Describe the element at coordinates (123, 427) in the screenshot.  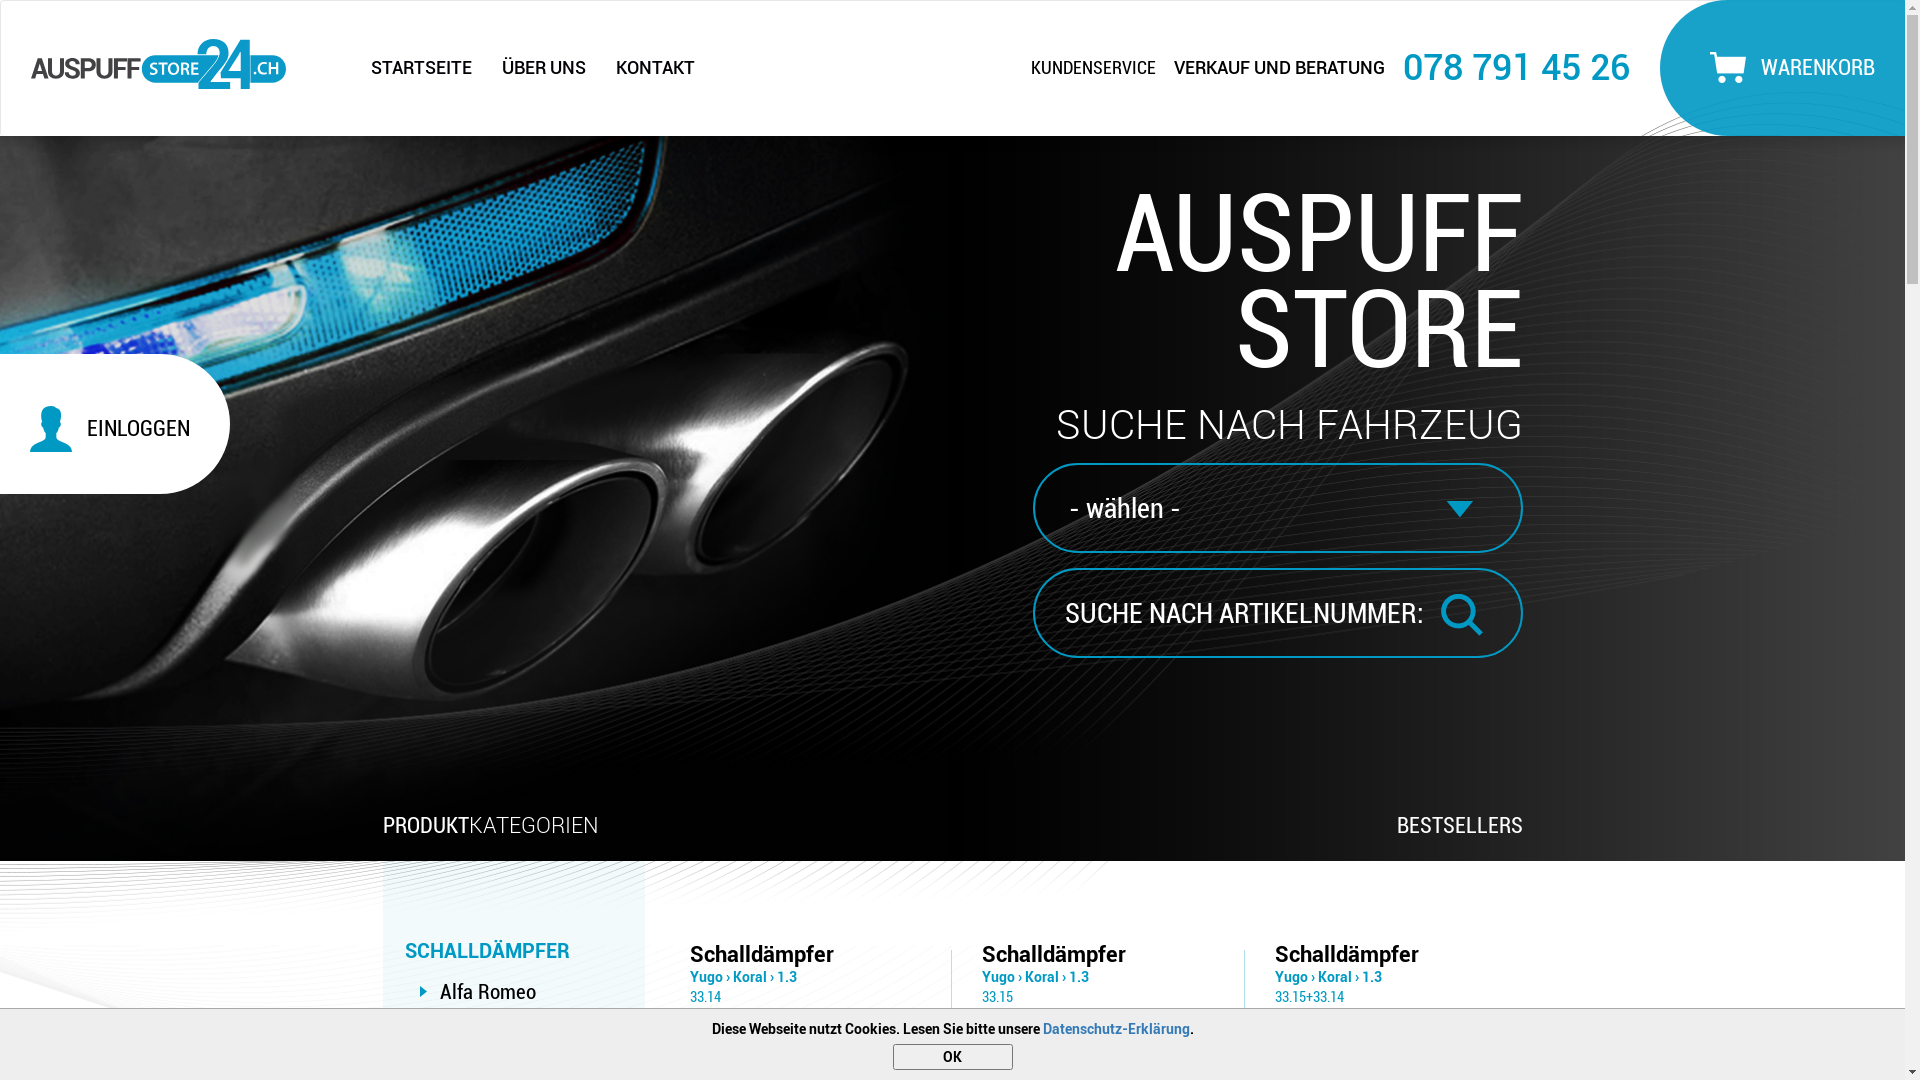
I see `'EINLOGGEN'` at that location.